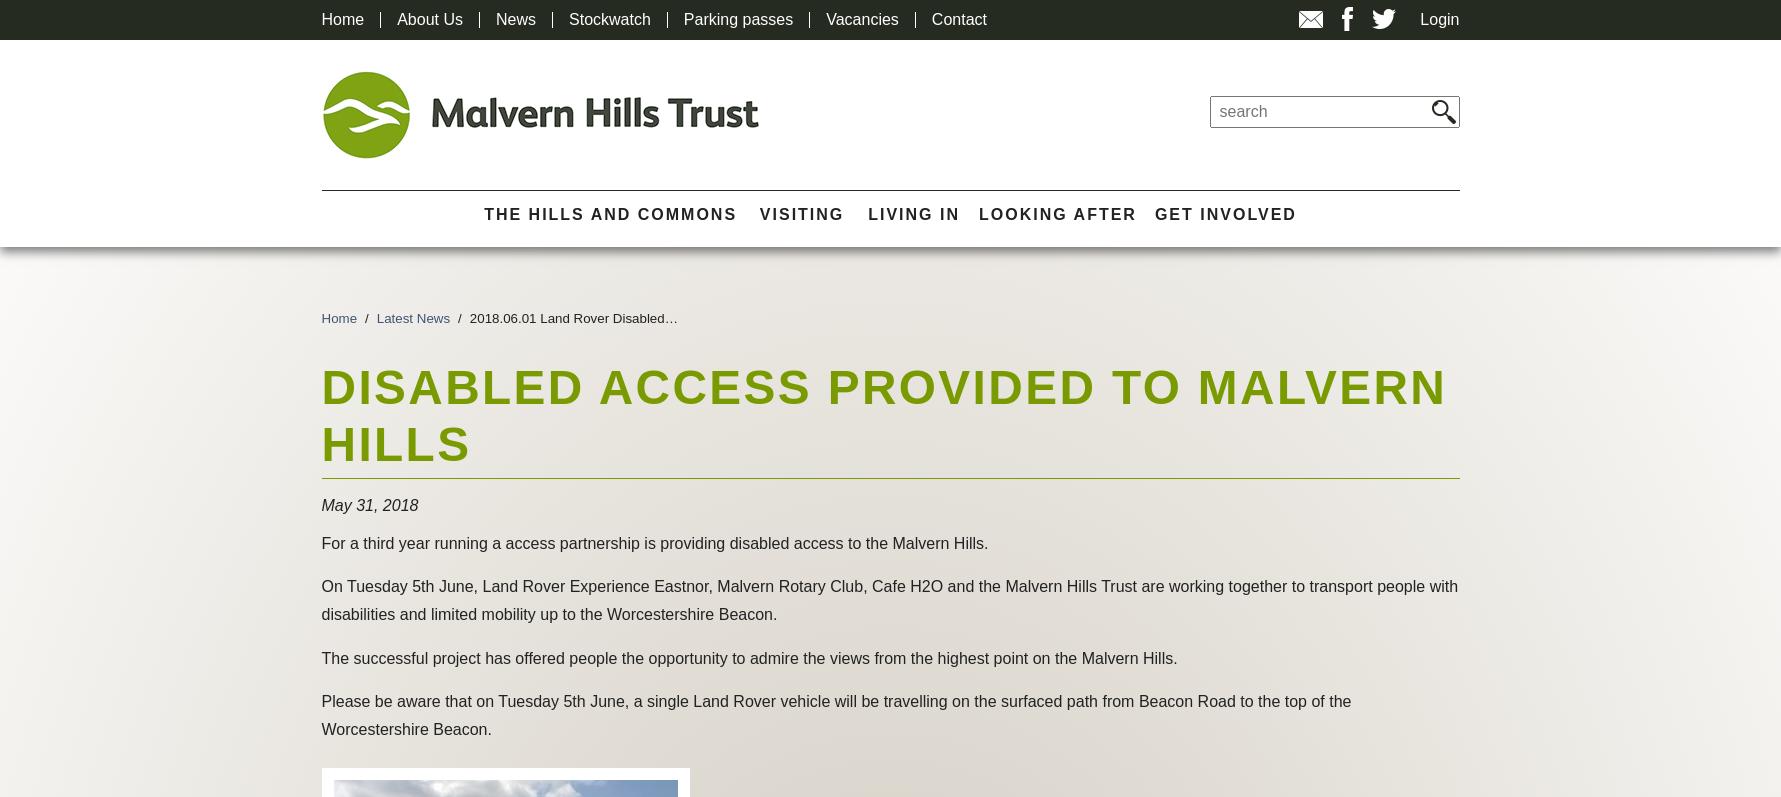 The image size is (1781, 797). What do you see at coordinates (884, 416) in the screenshot?
I see `'Disabled access provided to Malvern Hills'` at bounding box center [884, 416].